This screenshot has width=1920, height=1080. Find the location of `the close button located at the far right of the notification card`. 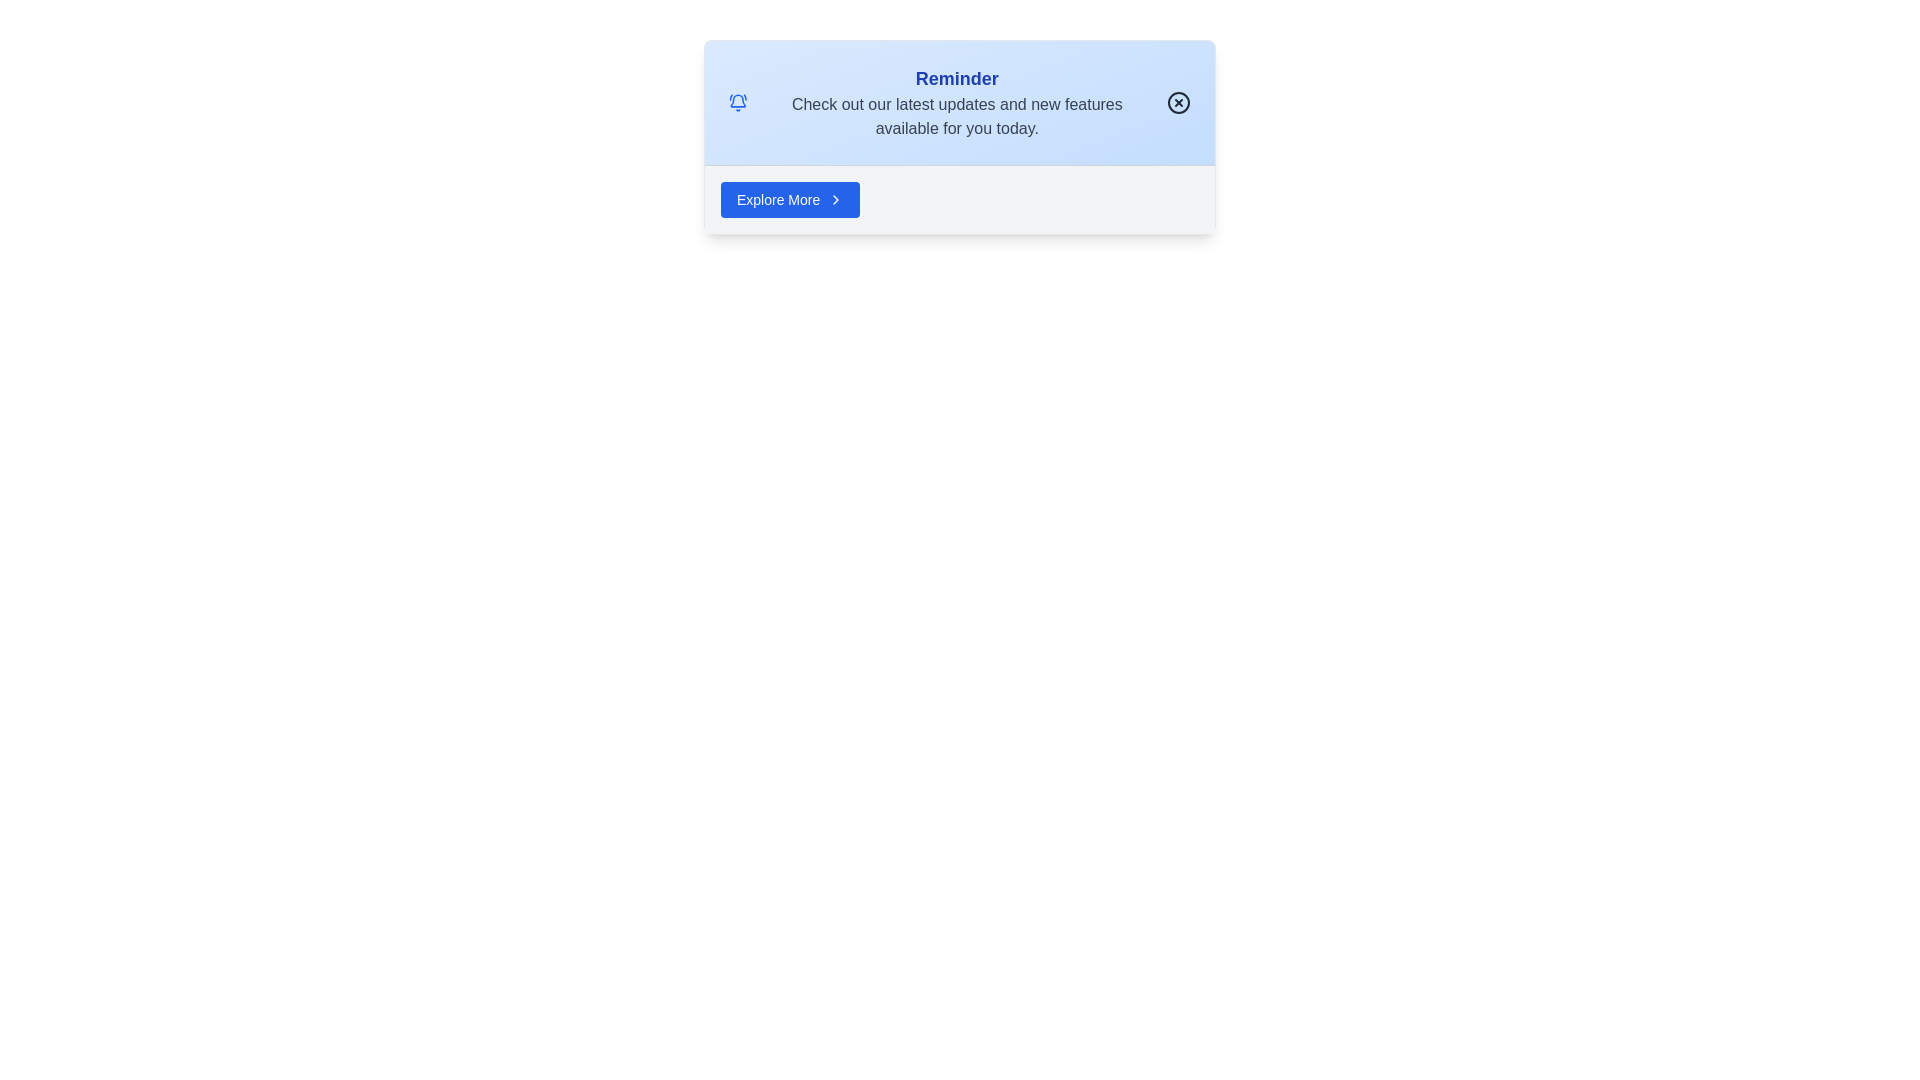

the close button located at the far right of the notification card is located at coordinates (1179, 103).